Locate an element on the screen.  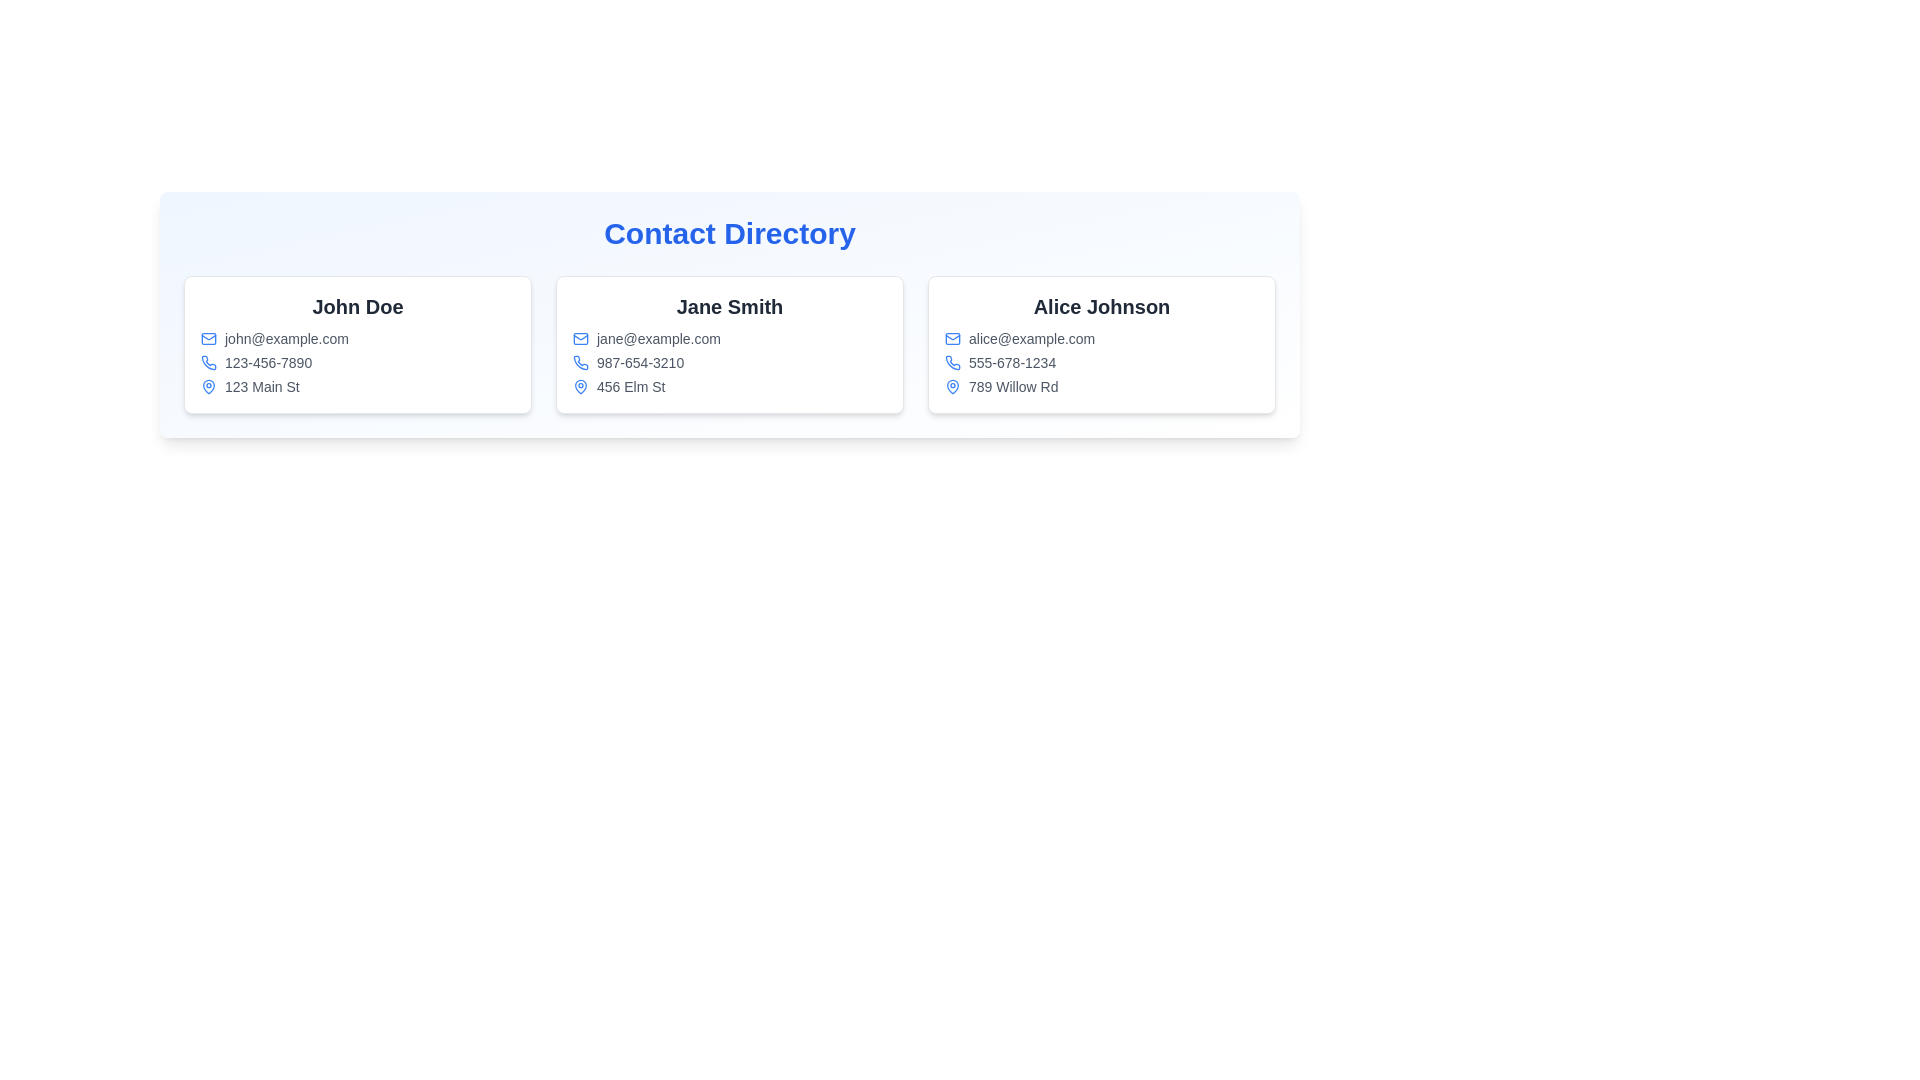
the blue telephone handset icon located is located at coordinates (209, 362).